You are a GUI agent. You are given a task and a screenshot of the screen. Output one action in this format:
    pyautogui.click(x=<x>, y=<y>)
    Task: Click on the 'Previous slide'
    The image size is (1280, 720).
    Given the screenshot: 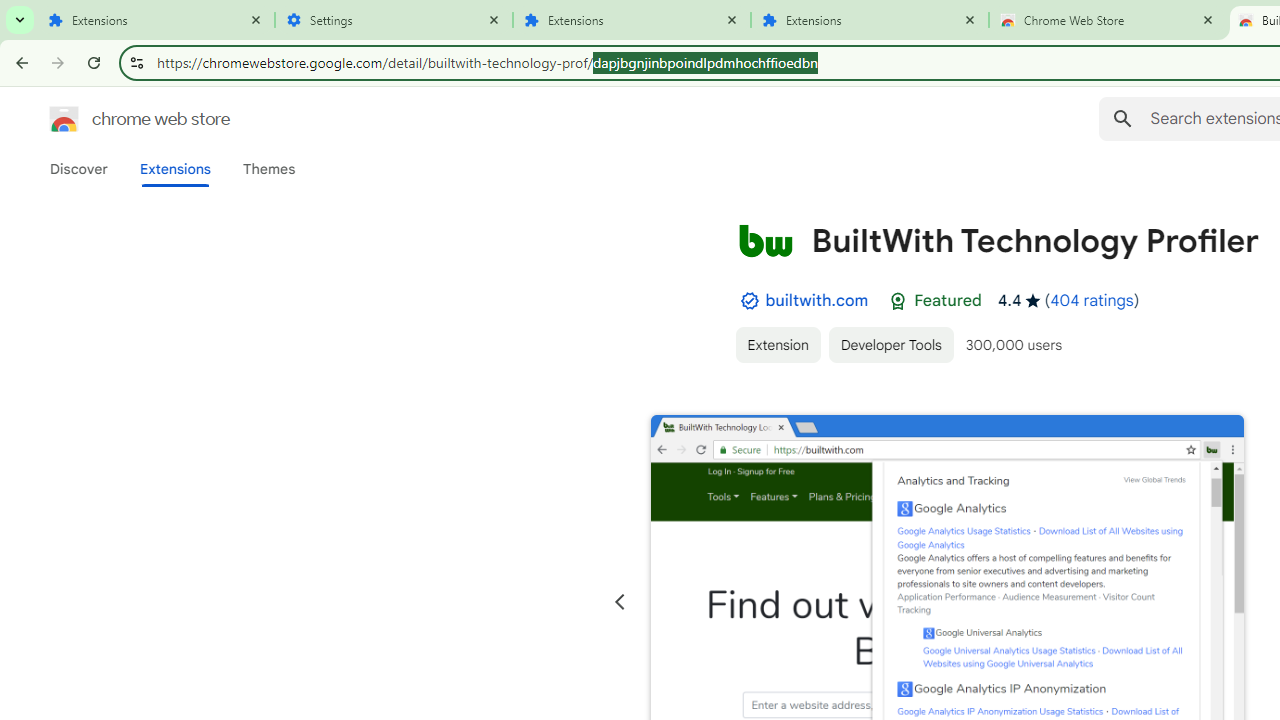 What is the action you would take?
    pyautogui.click(x=618, y=601)
    